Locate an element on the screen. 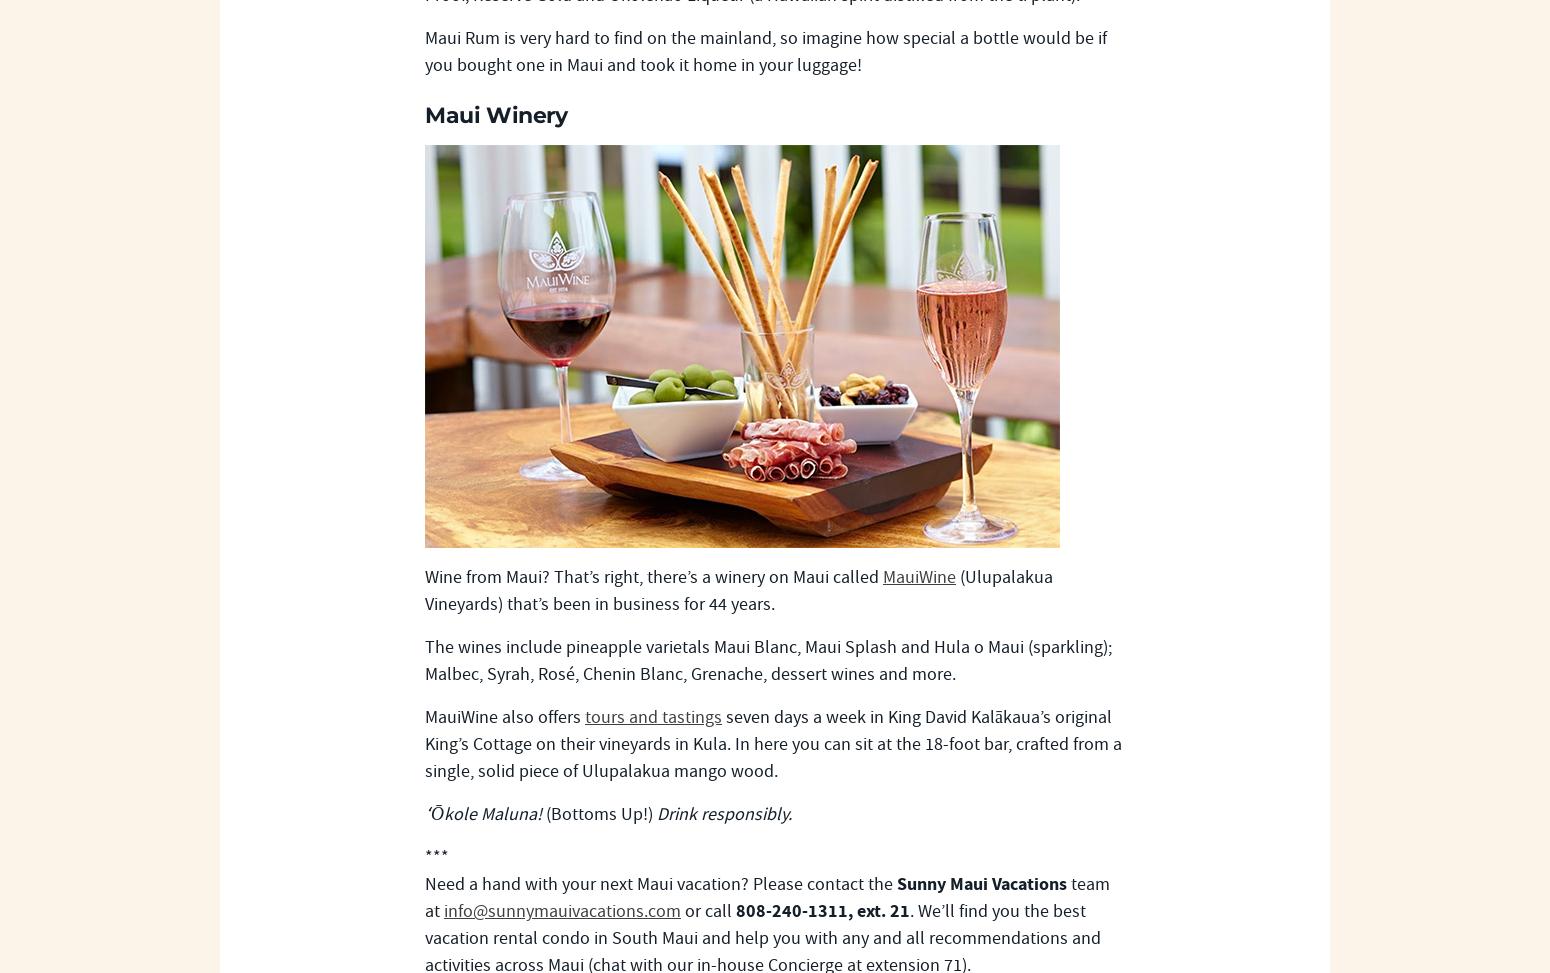  '***' is located at coordinates (436, 857).